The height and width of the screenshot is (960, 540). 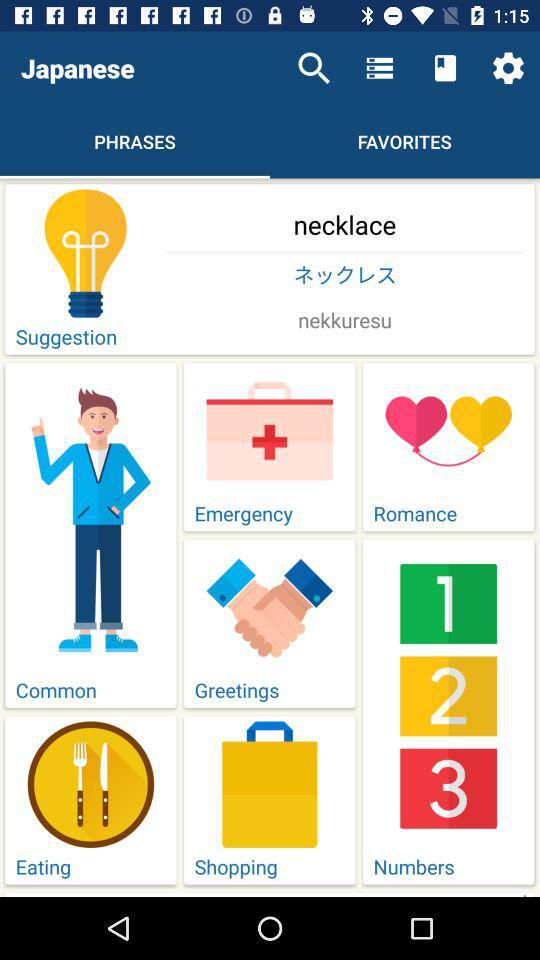 What do you see at coordinates (508, 68) in the screenshot?
I see `icon above the necklace item` at bounding box center [508, 68].